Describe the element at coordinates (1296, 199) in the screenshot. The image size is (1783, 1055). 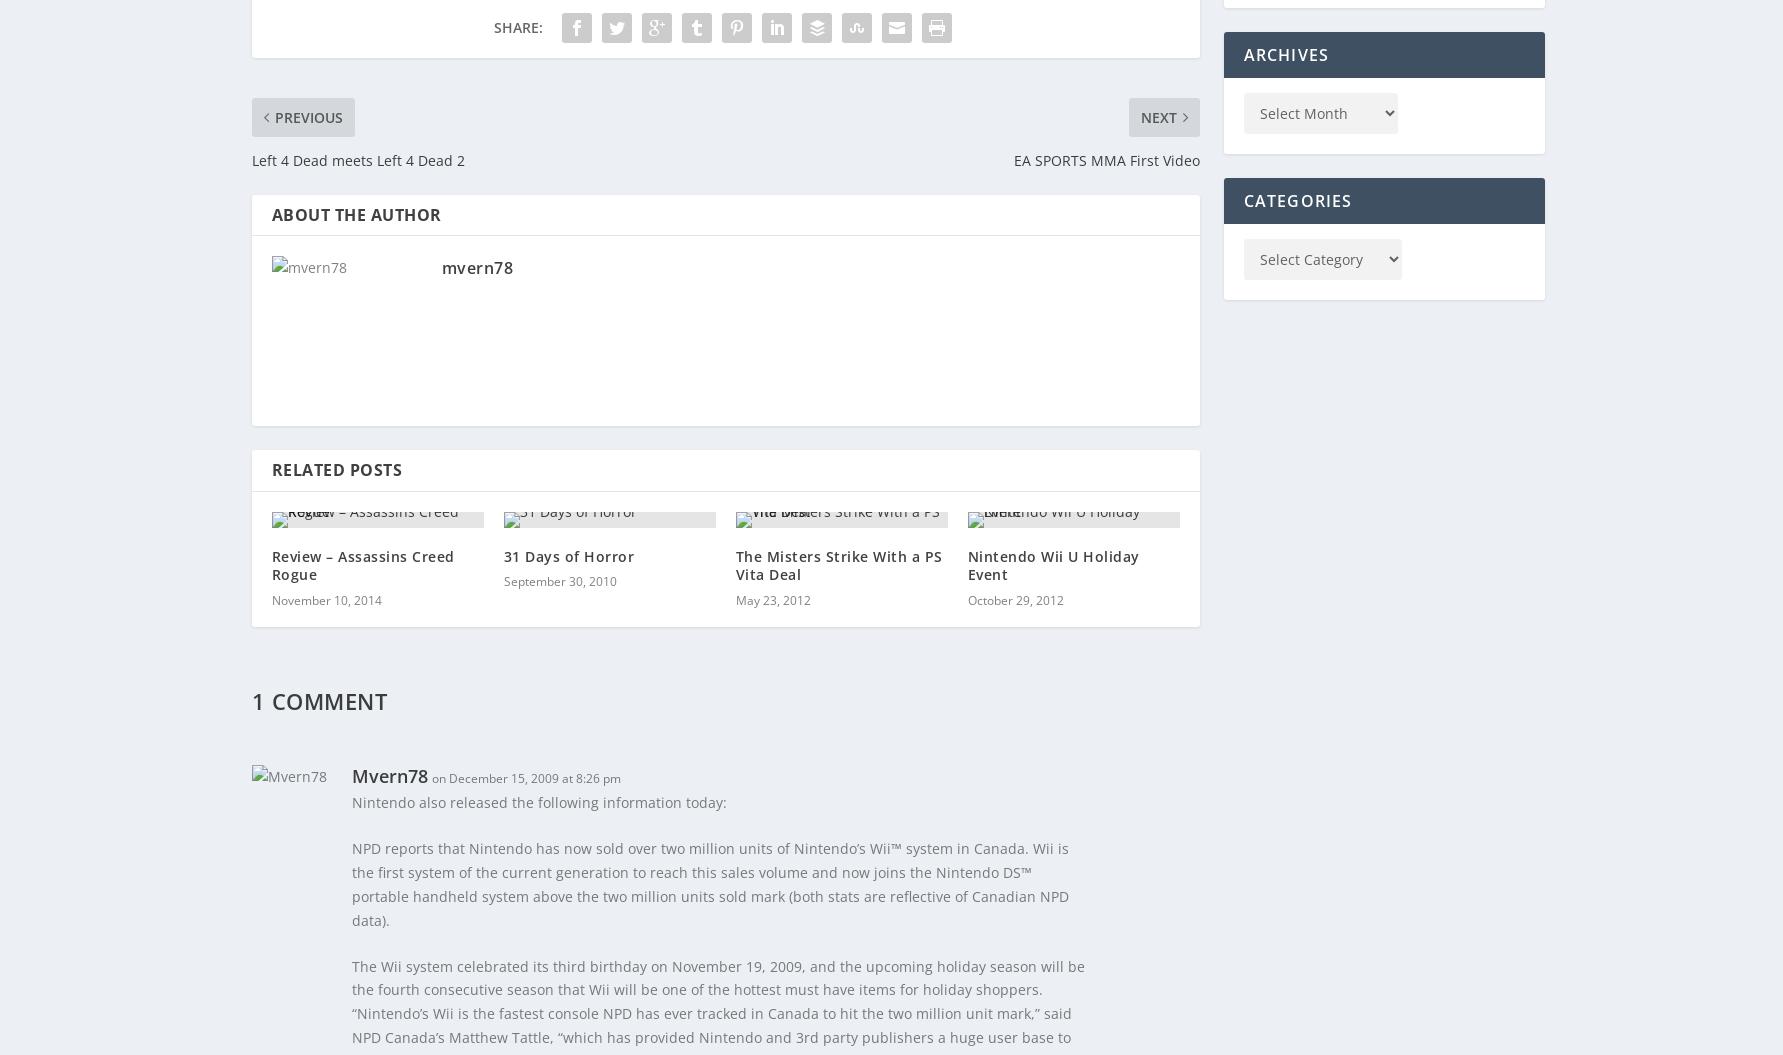
I see `'Categories'` at that location.